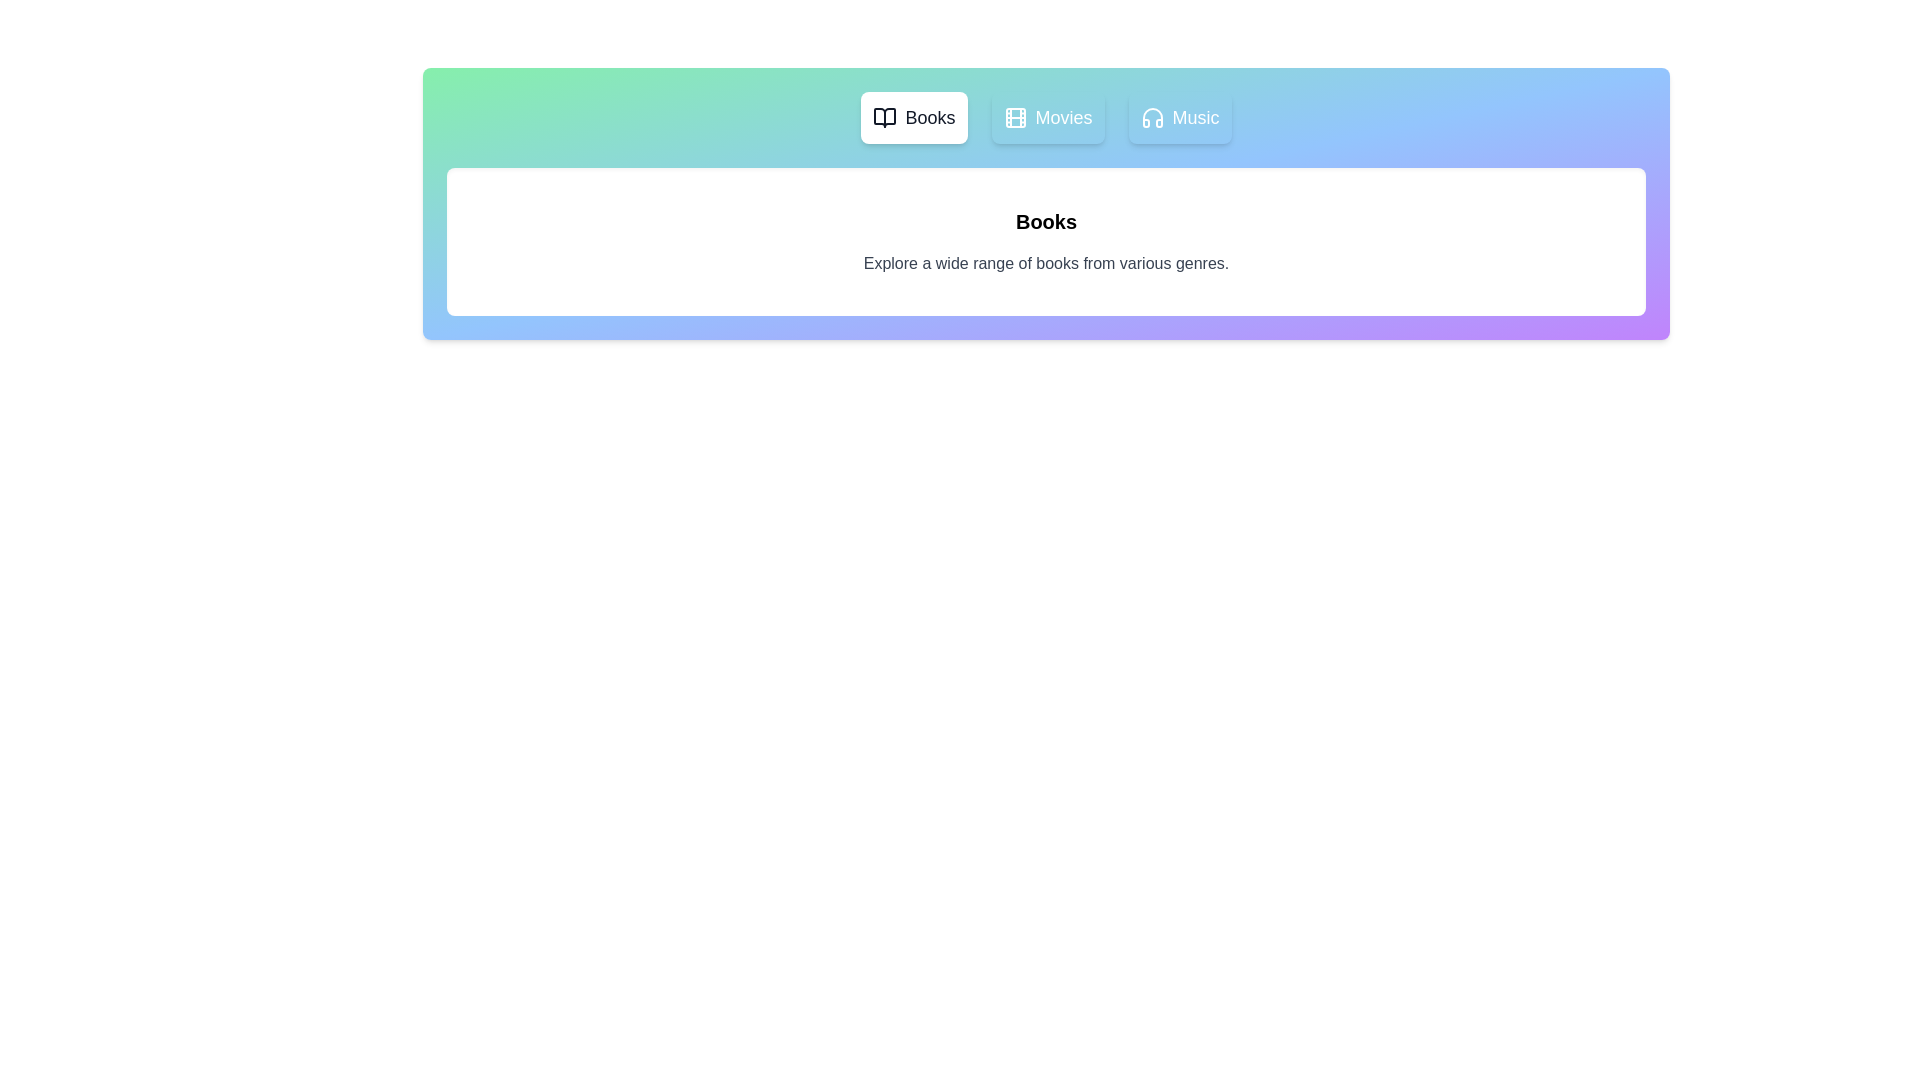  What do you see at coordinates (1180, 118) in the screenshot?
I see `the Music tab to view its content` at bounding box center [1180, 118].